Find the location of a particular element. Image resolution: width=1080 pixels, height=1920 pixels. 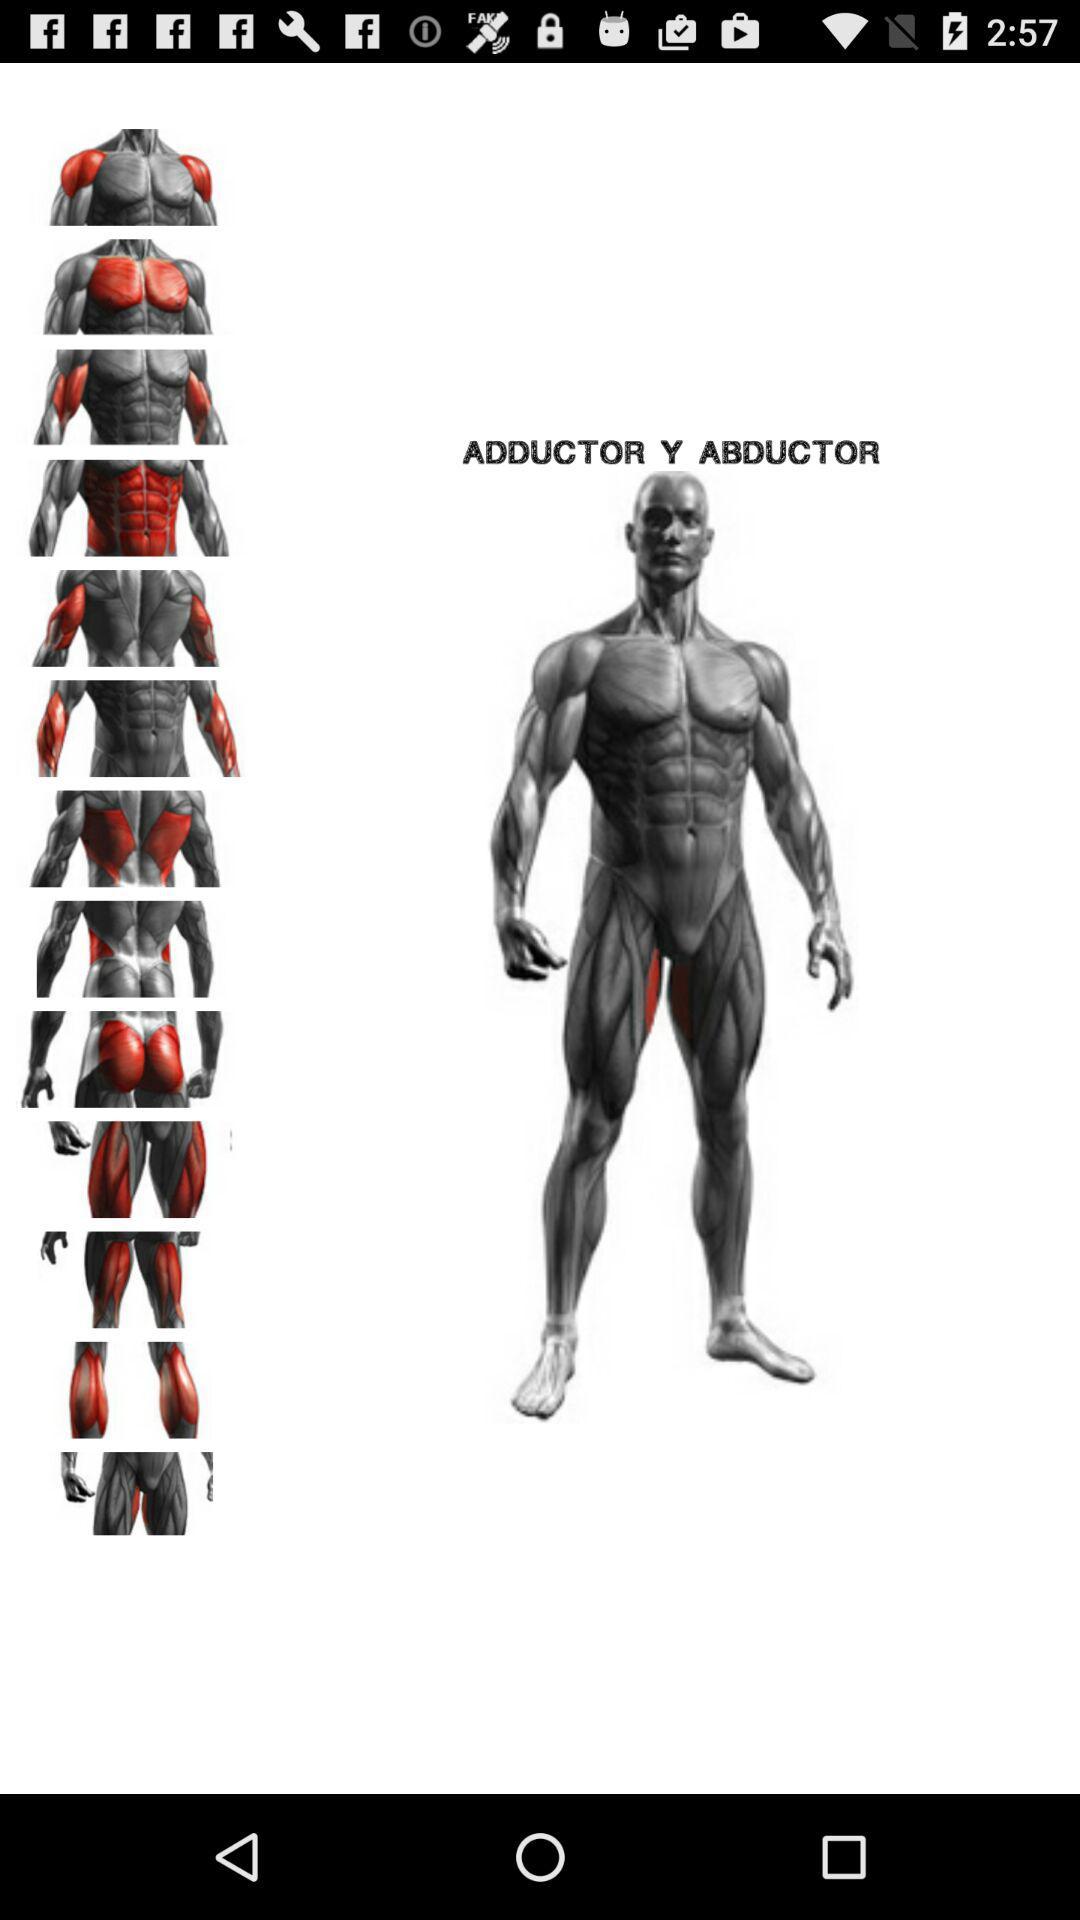

zoom to body part is located at coordinates (131, 170).